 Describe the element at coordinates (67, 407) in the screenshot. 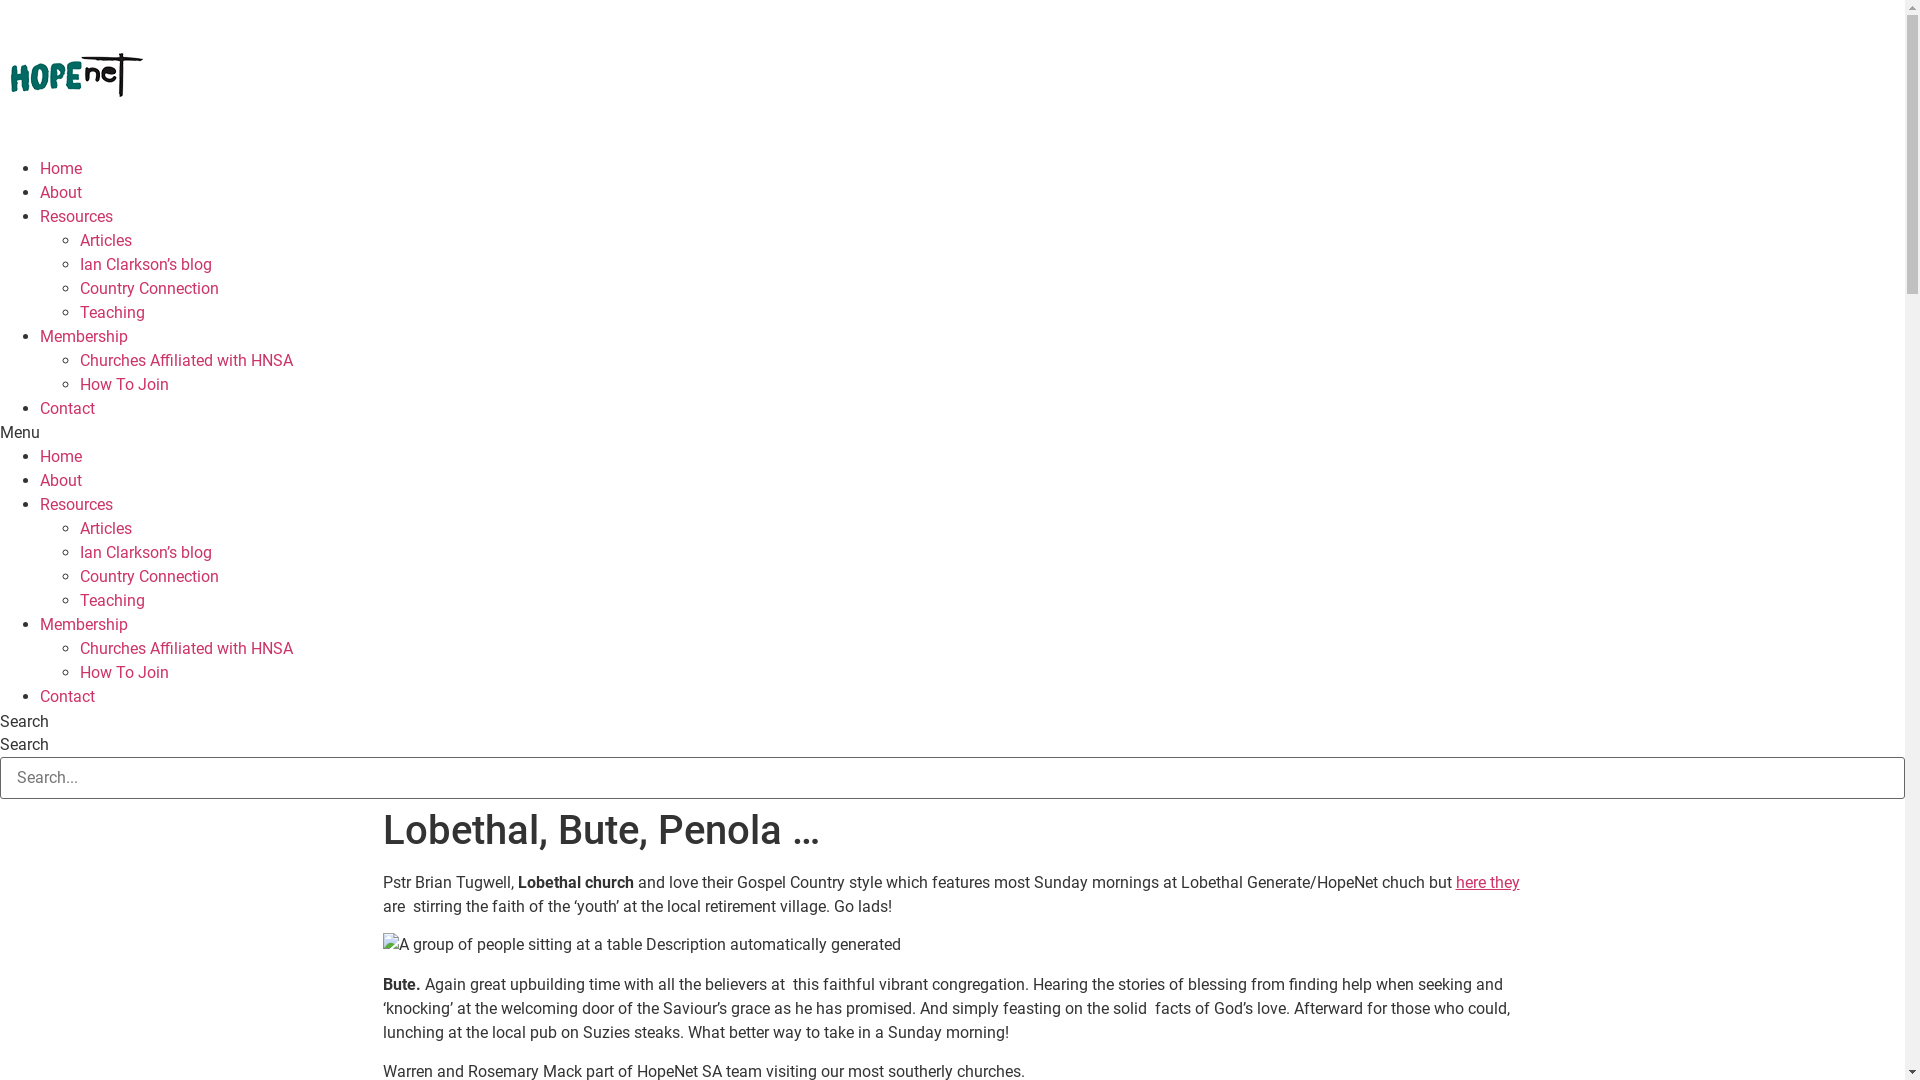

I see `'Contact'` at that location.